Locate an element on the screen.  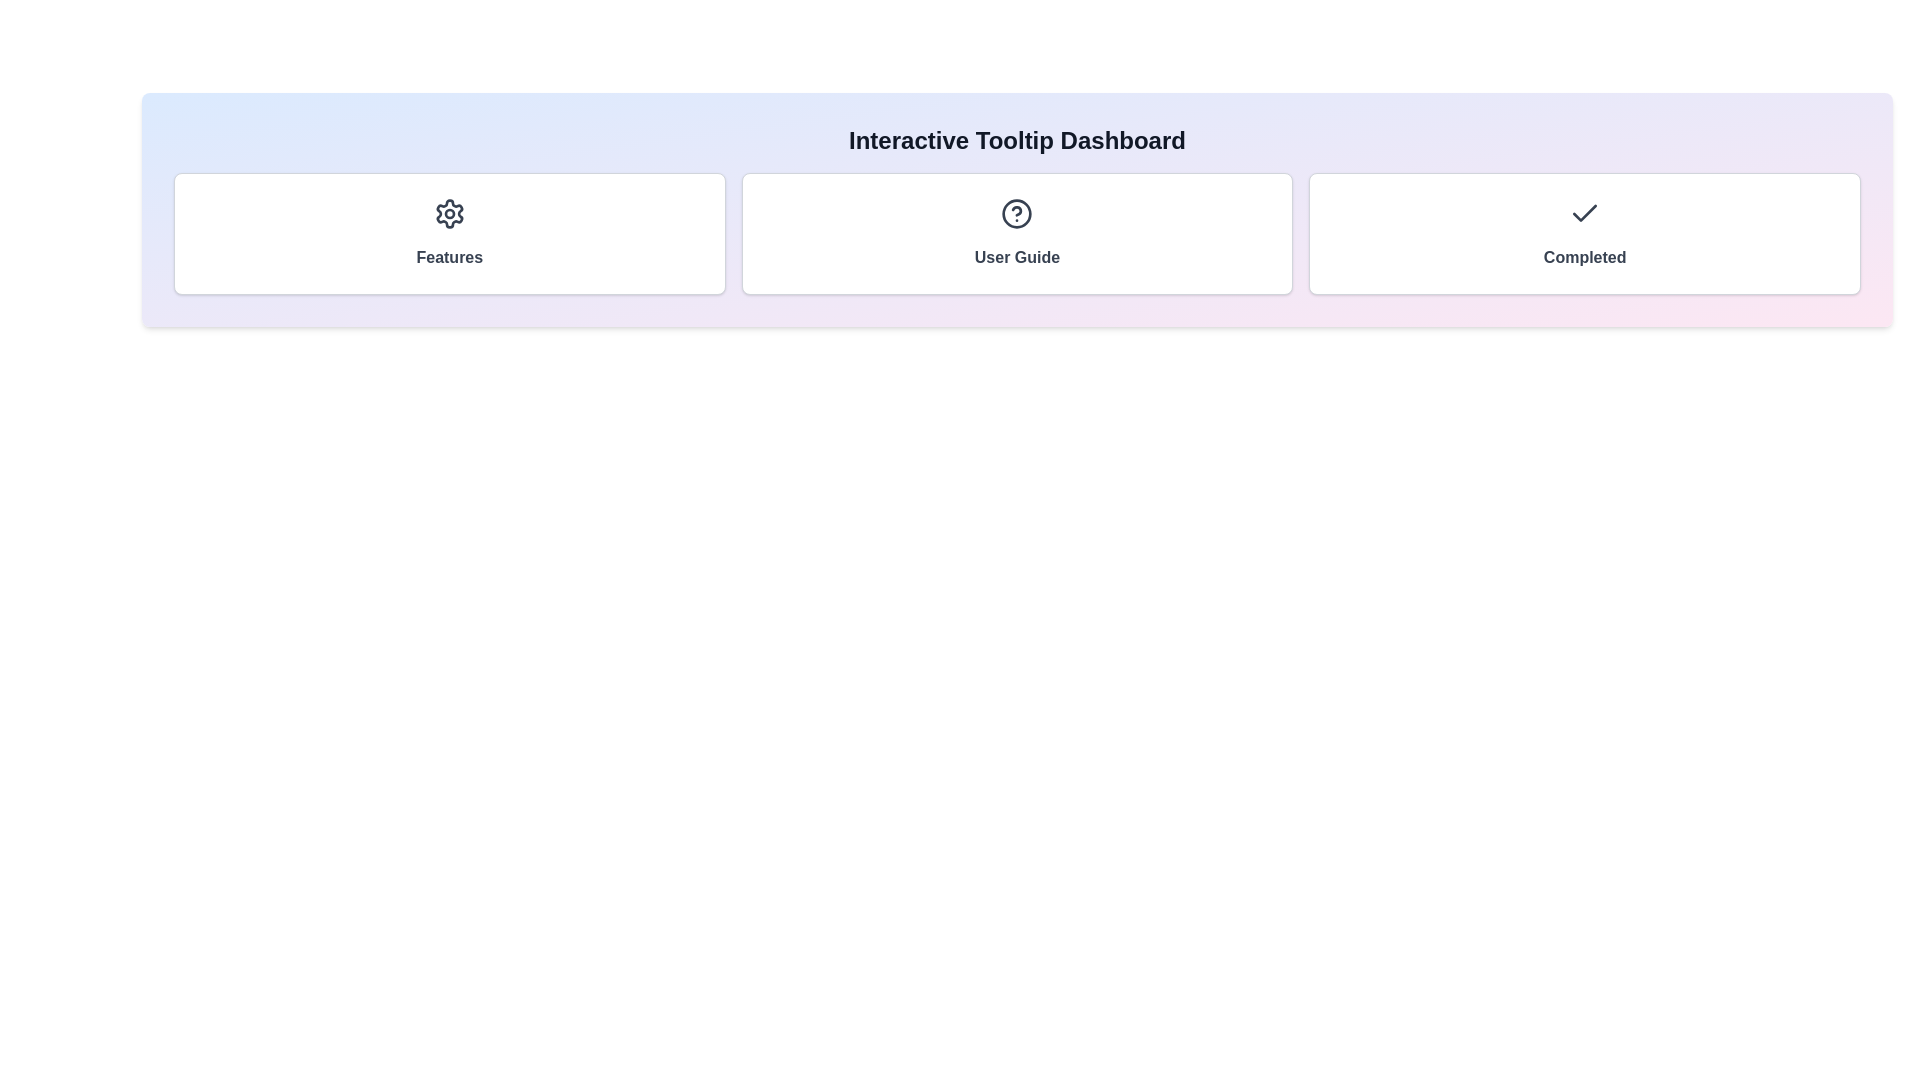
the checkmark icon indicating task completion within the 'Completed' card component on the right-hand side of the horizontal menu bar is located at coordinates (1584, 213).